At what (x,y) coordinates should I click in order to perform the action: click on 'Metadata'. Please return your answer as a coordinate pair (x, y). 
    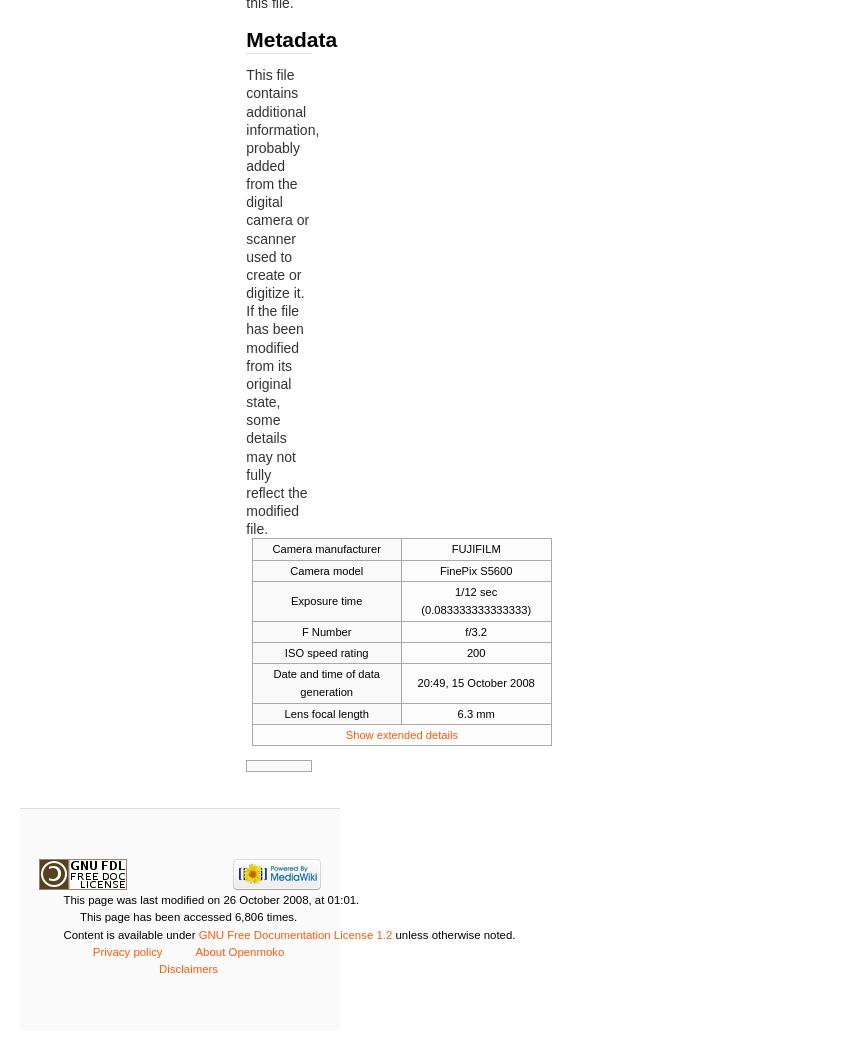
    Looking at the image, I should click on (291, 37).